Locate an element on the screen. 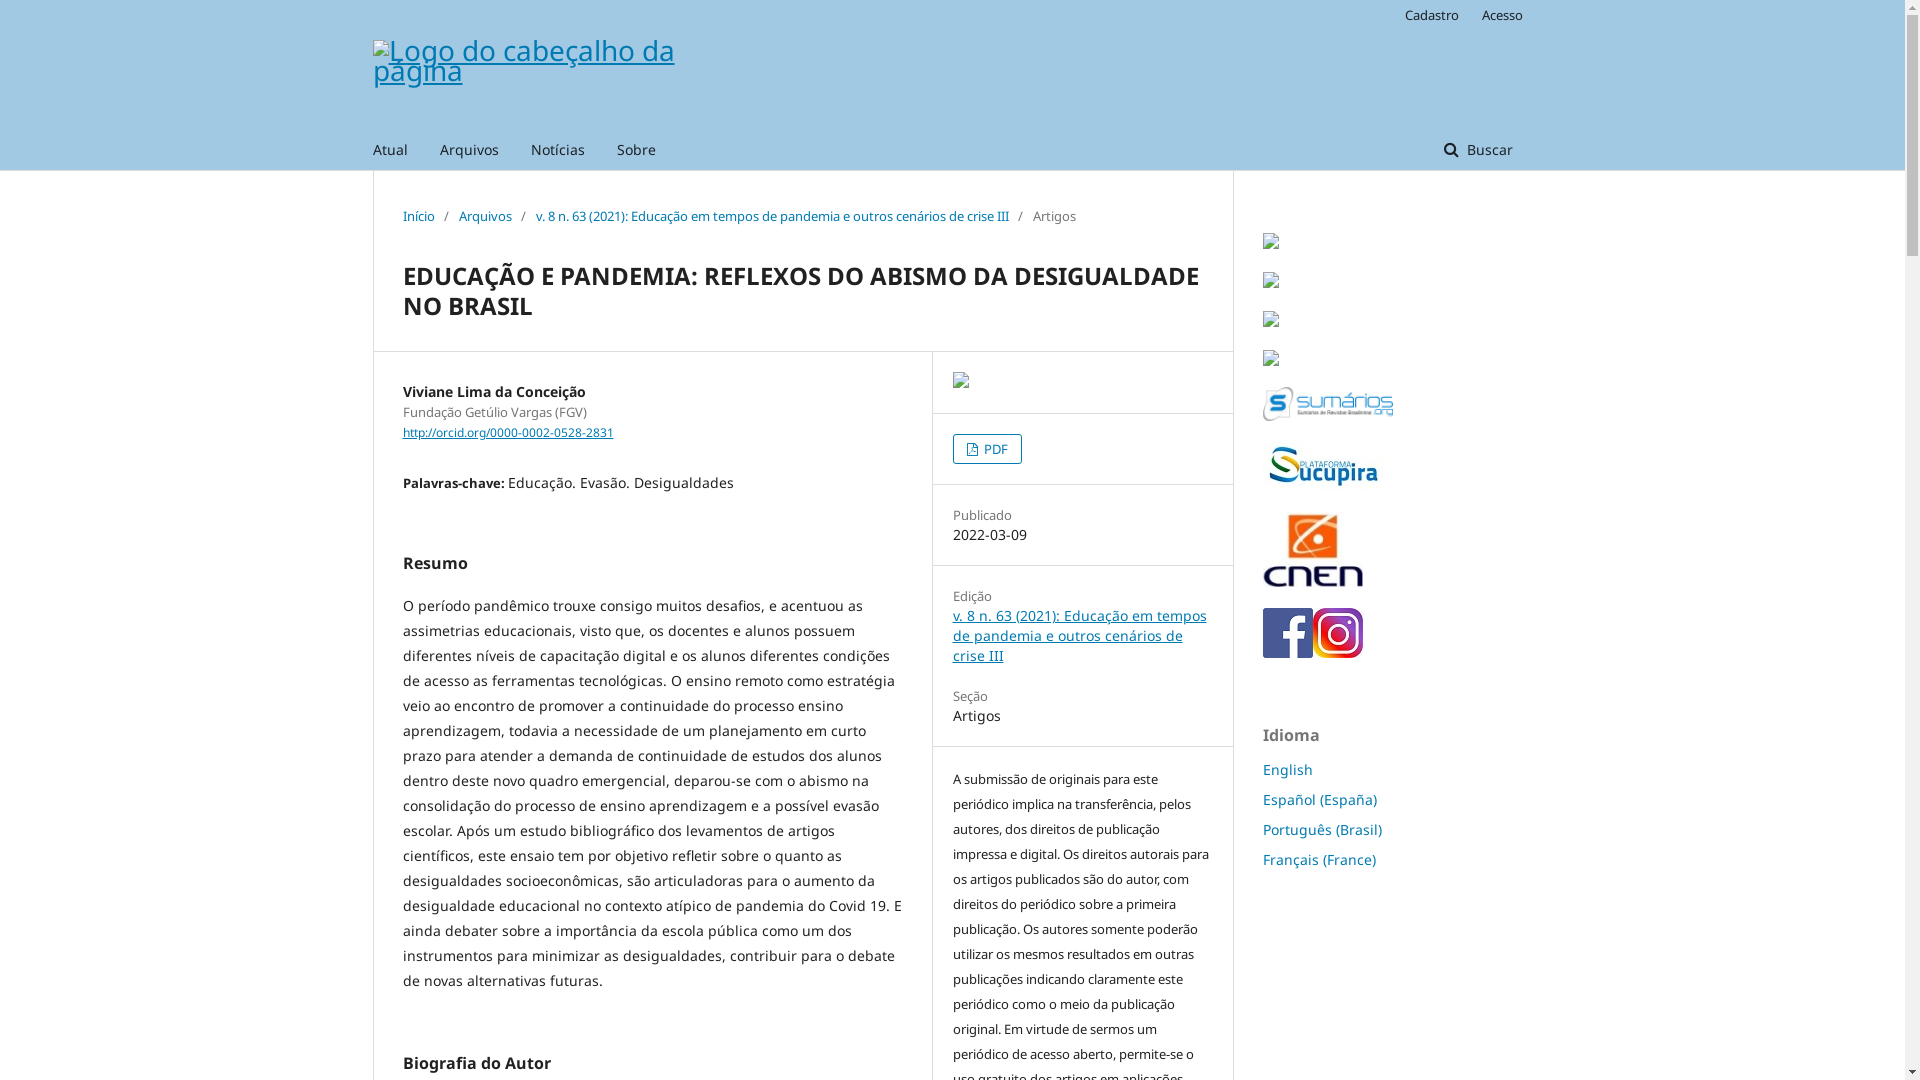 This screenshot has height=1080, width=1920. 'Cadastro' is located at coordinates (1392, 15).